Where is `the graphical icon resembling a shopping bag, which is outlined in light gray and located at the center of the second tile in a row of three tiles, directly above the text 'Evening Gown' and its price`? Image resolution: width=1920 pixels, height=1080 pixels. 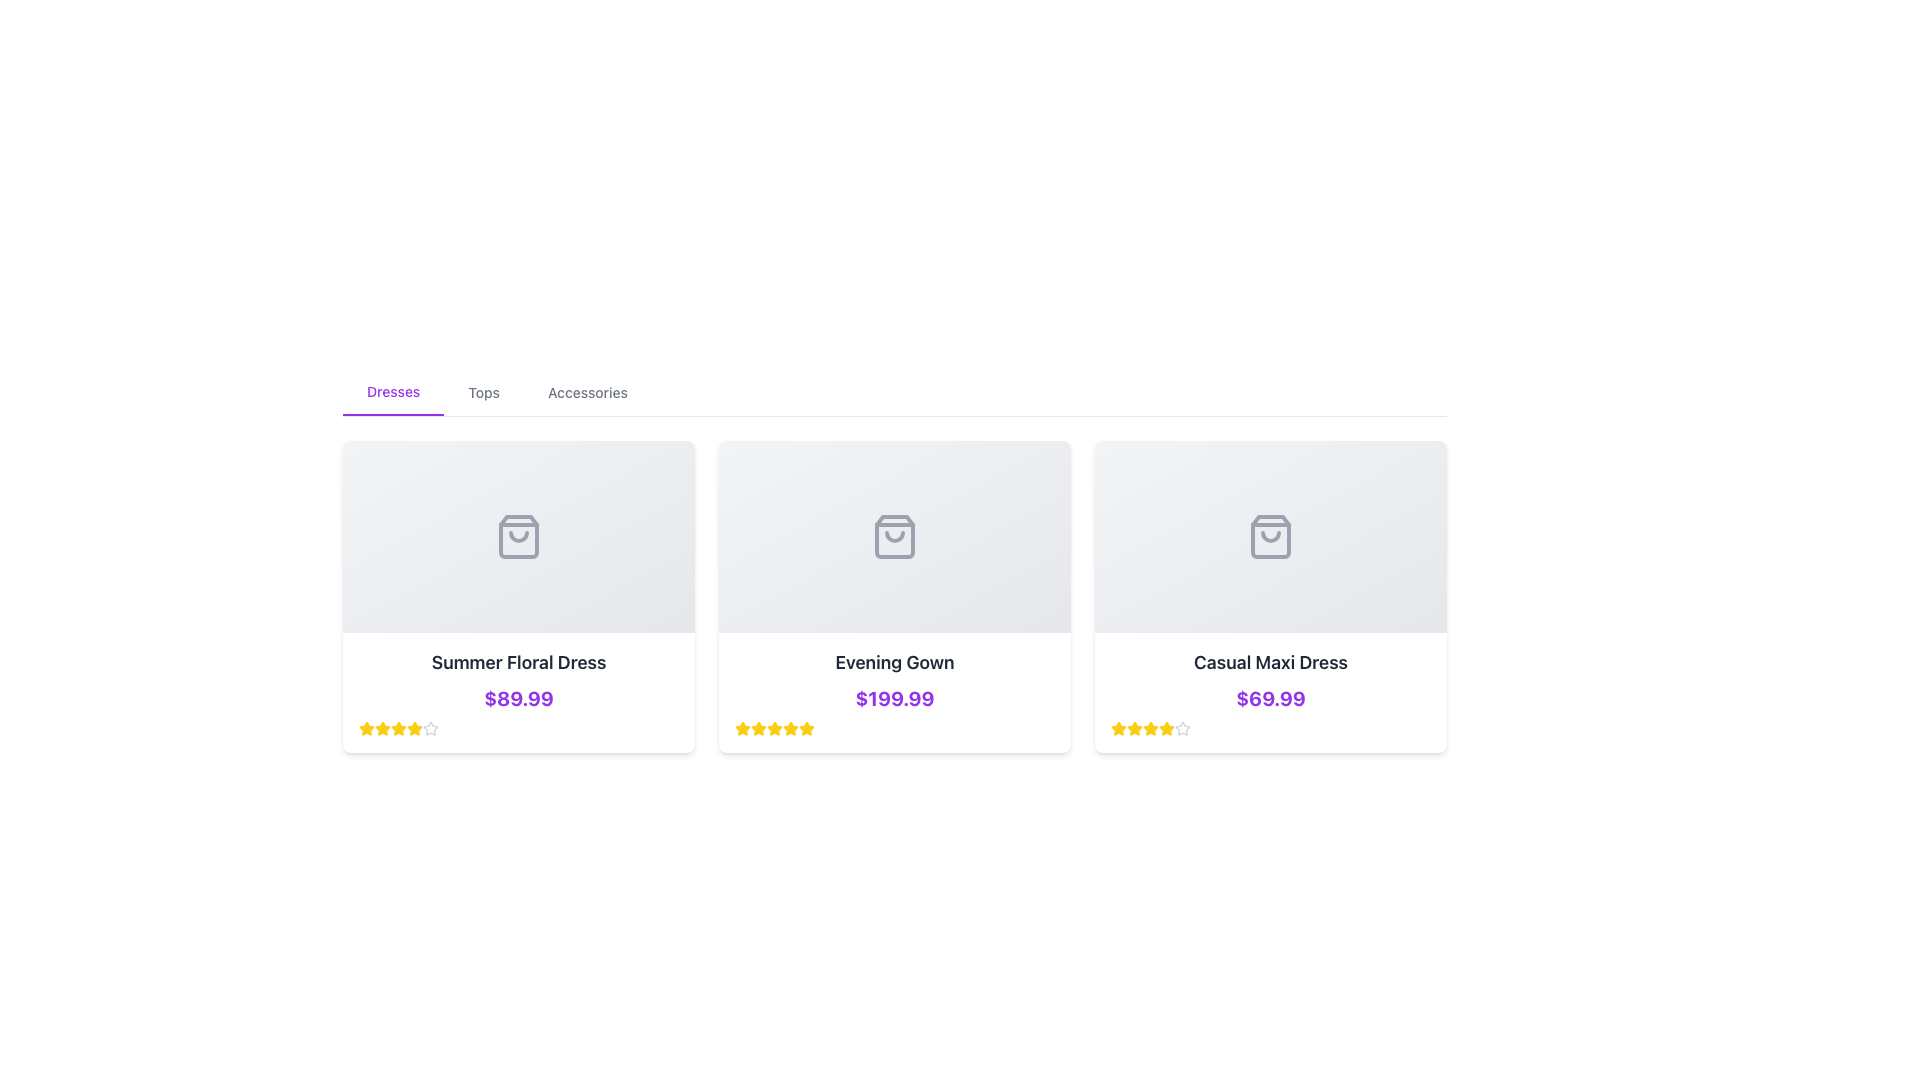 the graphical icon resembling a shopping bag, which is outlined in light gray and located at the center of the second tile in a row of three tiles, directly above the text 'Evening Gown' and its price is located at coordinates (893, 535).